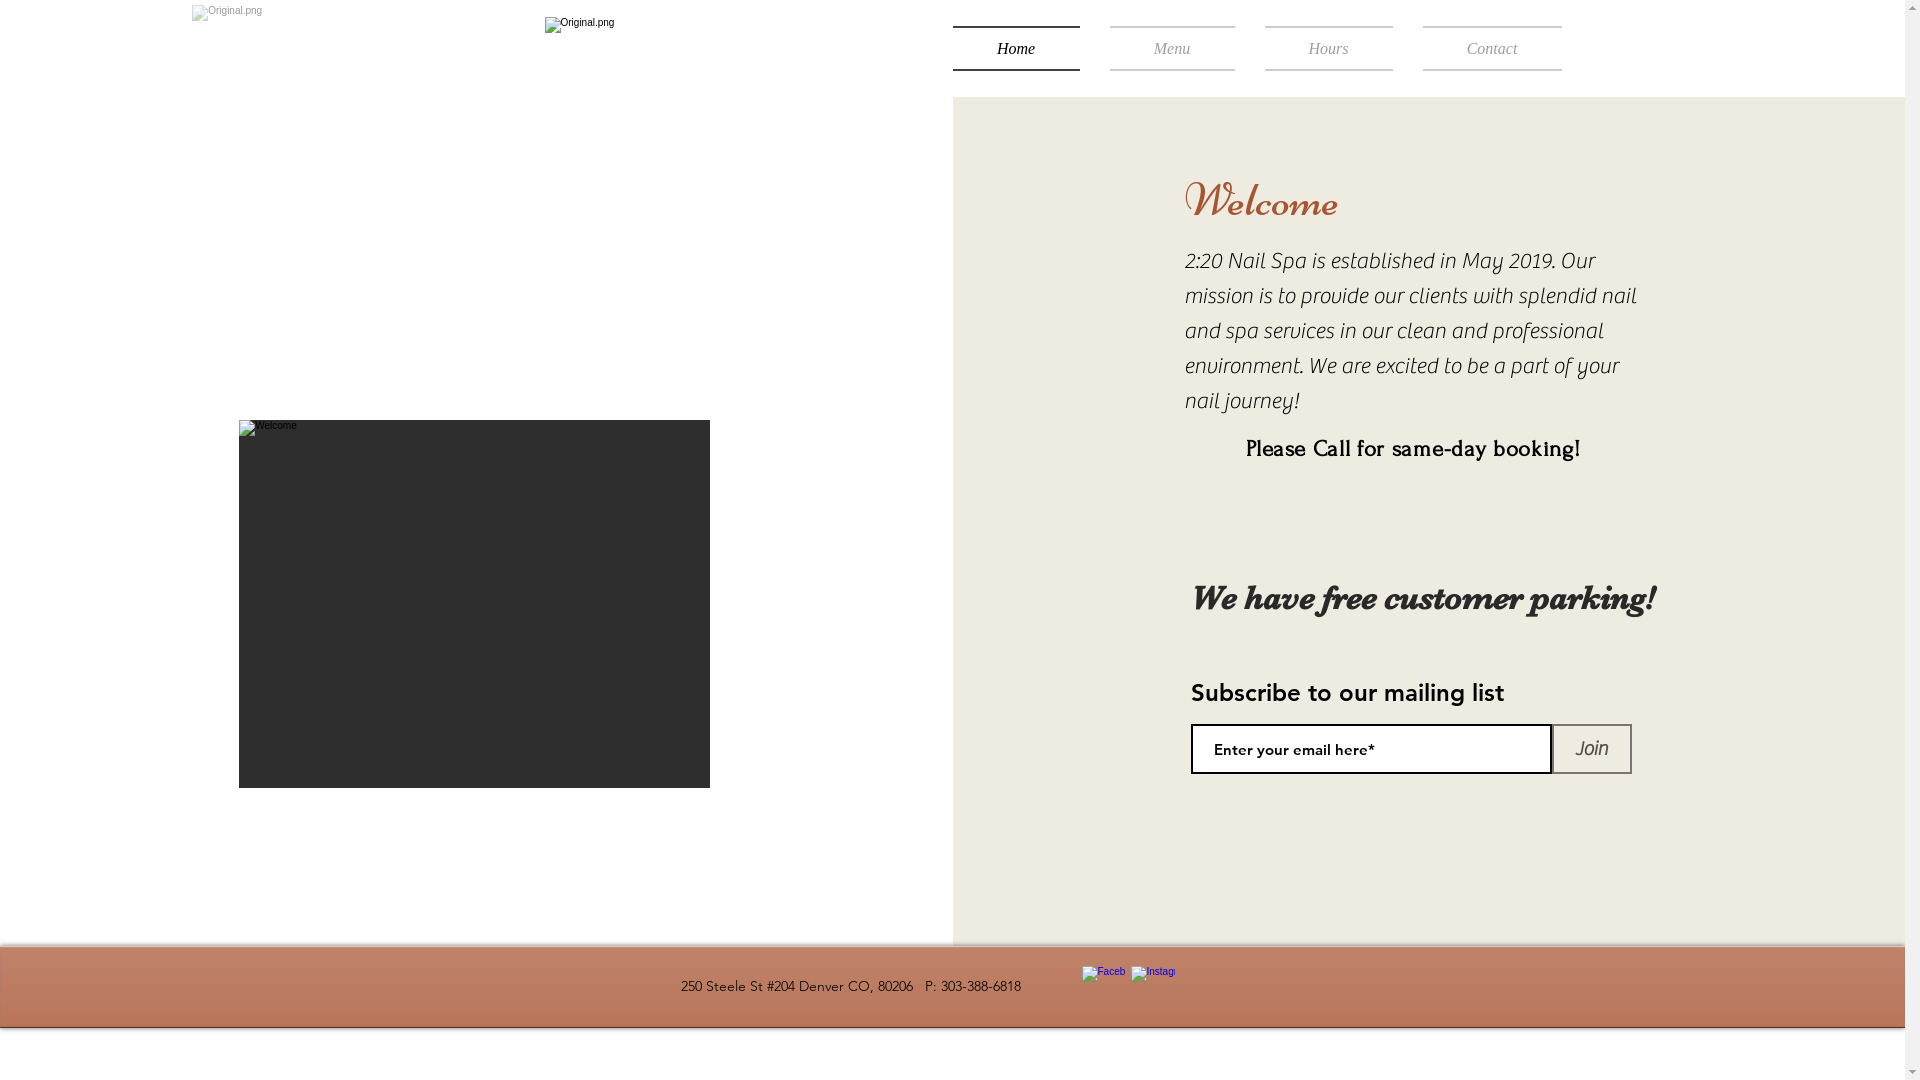 The width and height of the screenshot is (1920, 1080). Describe the element at coordinates (1171, 47) in the screenshot. I see `'Menu'` at that location.